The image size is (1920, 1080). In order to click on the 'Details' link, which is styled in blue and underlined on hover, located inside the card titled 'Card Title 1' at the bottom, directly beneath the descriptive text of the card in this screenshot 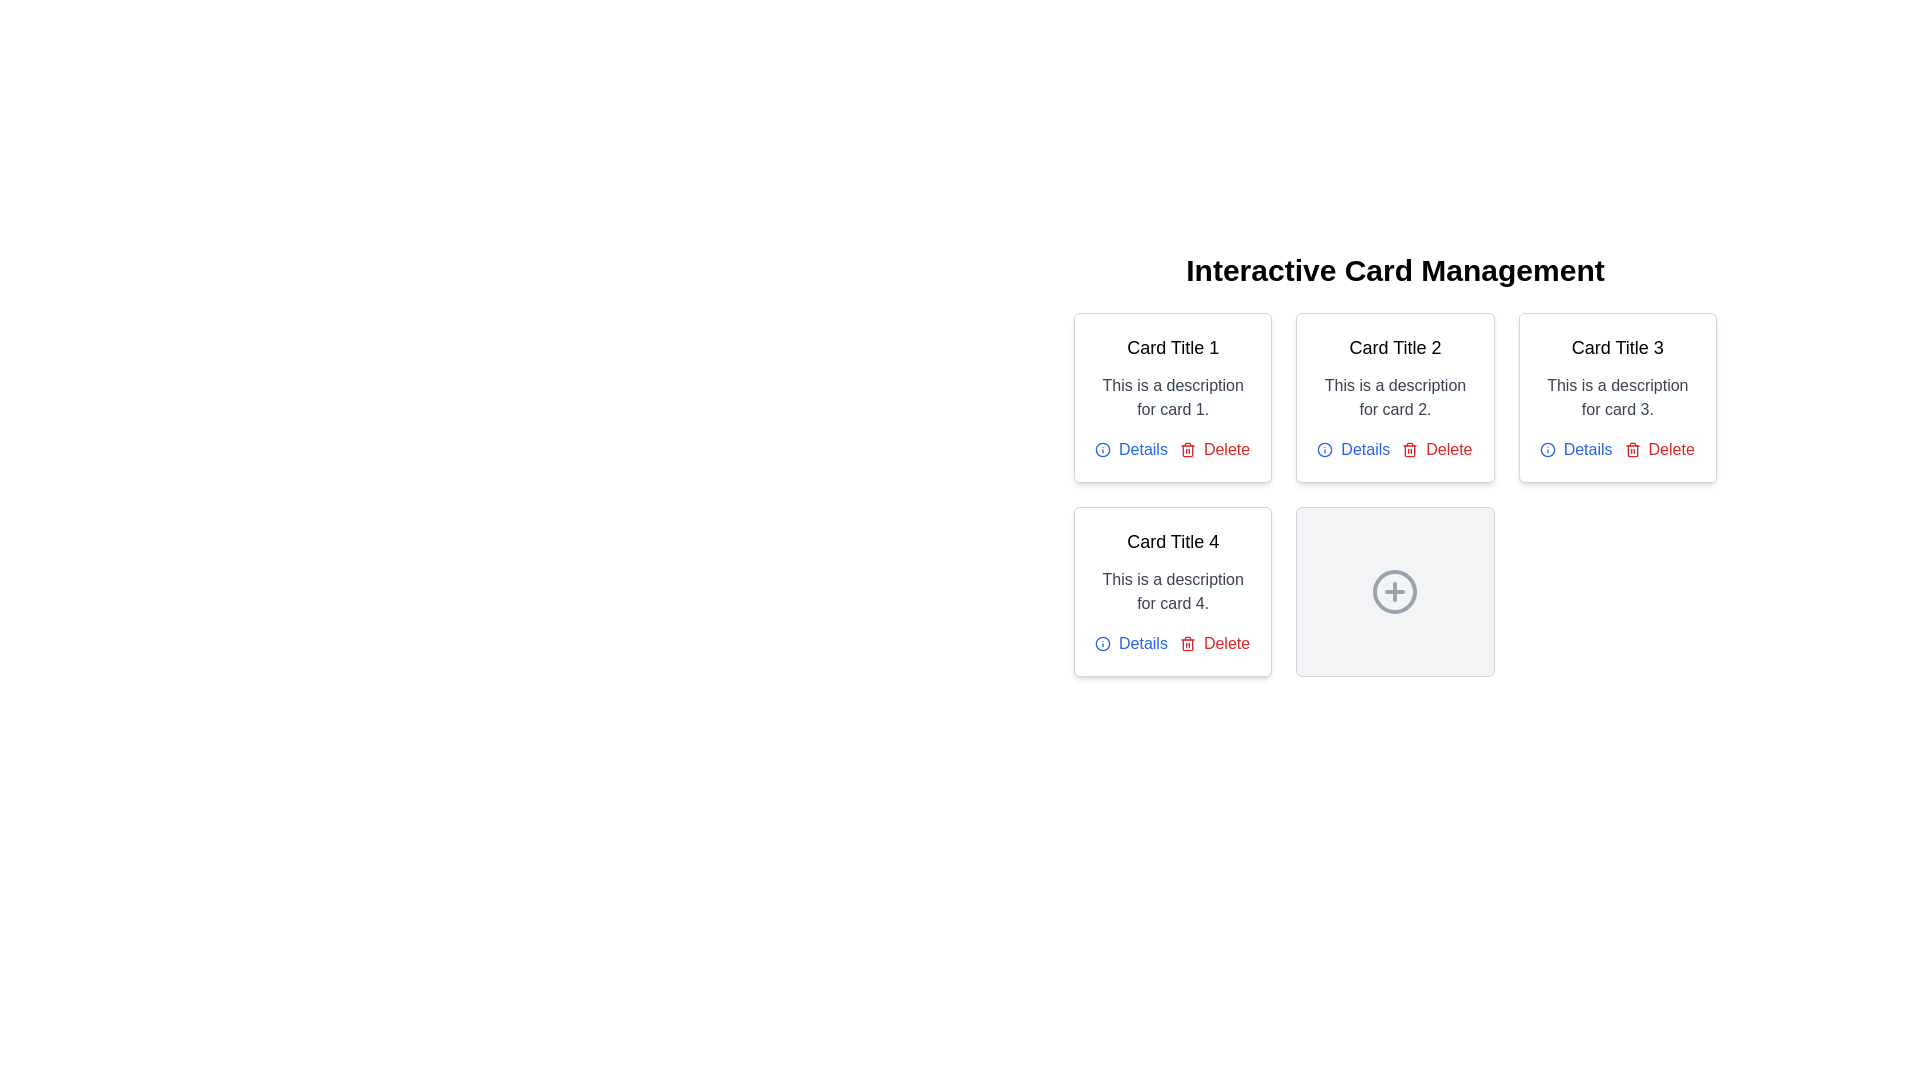, I will do `click(1173, 450)`.